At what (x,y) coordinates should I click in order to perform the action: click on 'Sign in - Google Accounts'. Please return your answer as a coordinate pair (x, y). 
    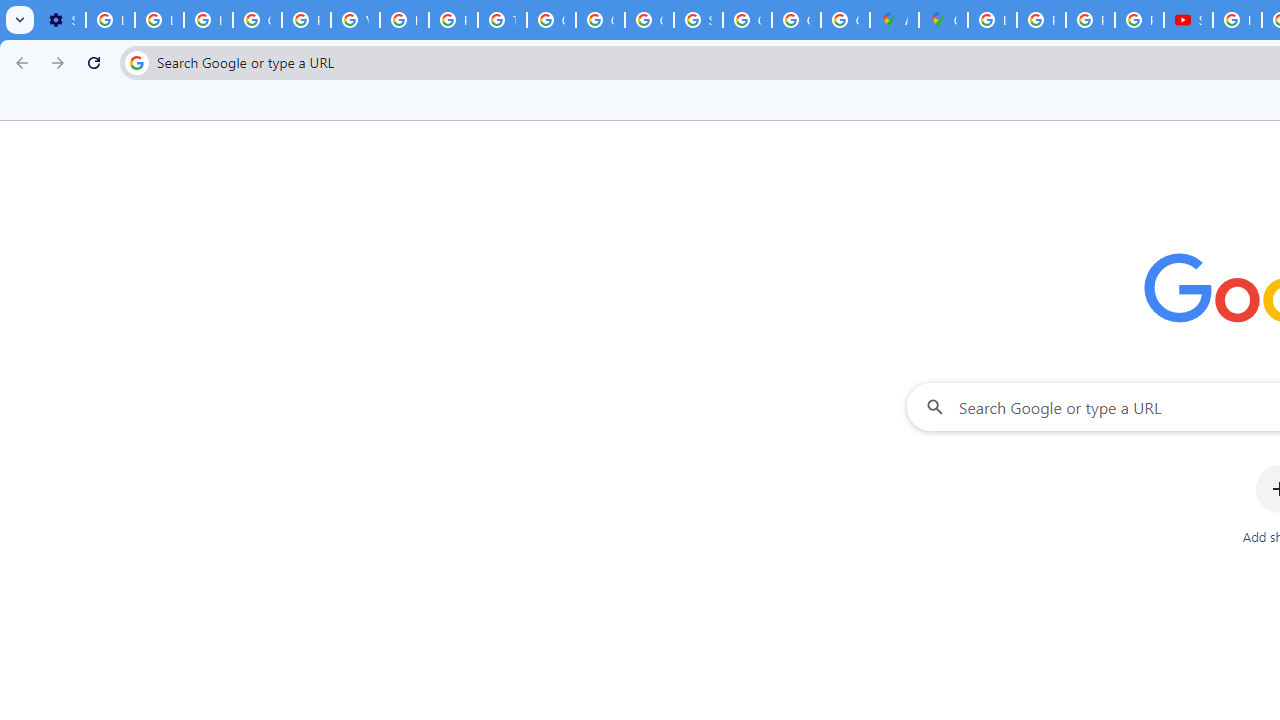
    Looking at the image, I should click on (698, 20).